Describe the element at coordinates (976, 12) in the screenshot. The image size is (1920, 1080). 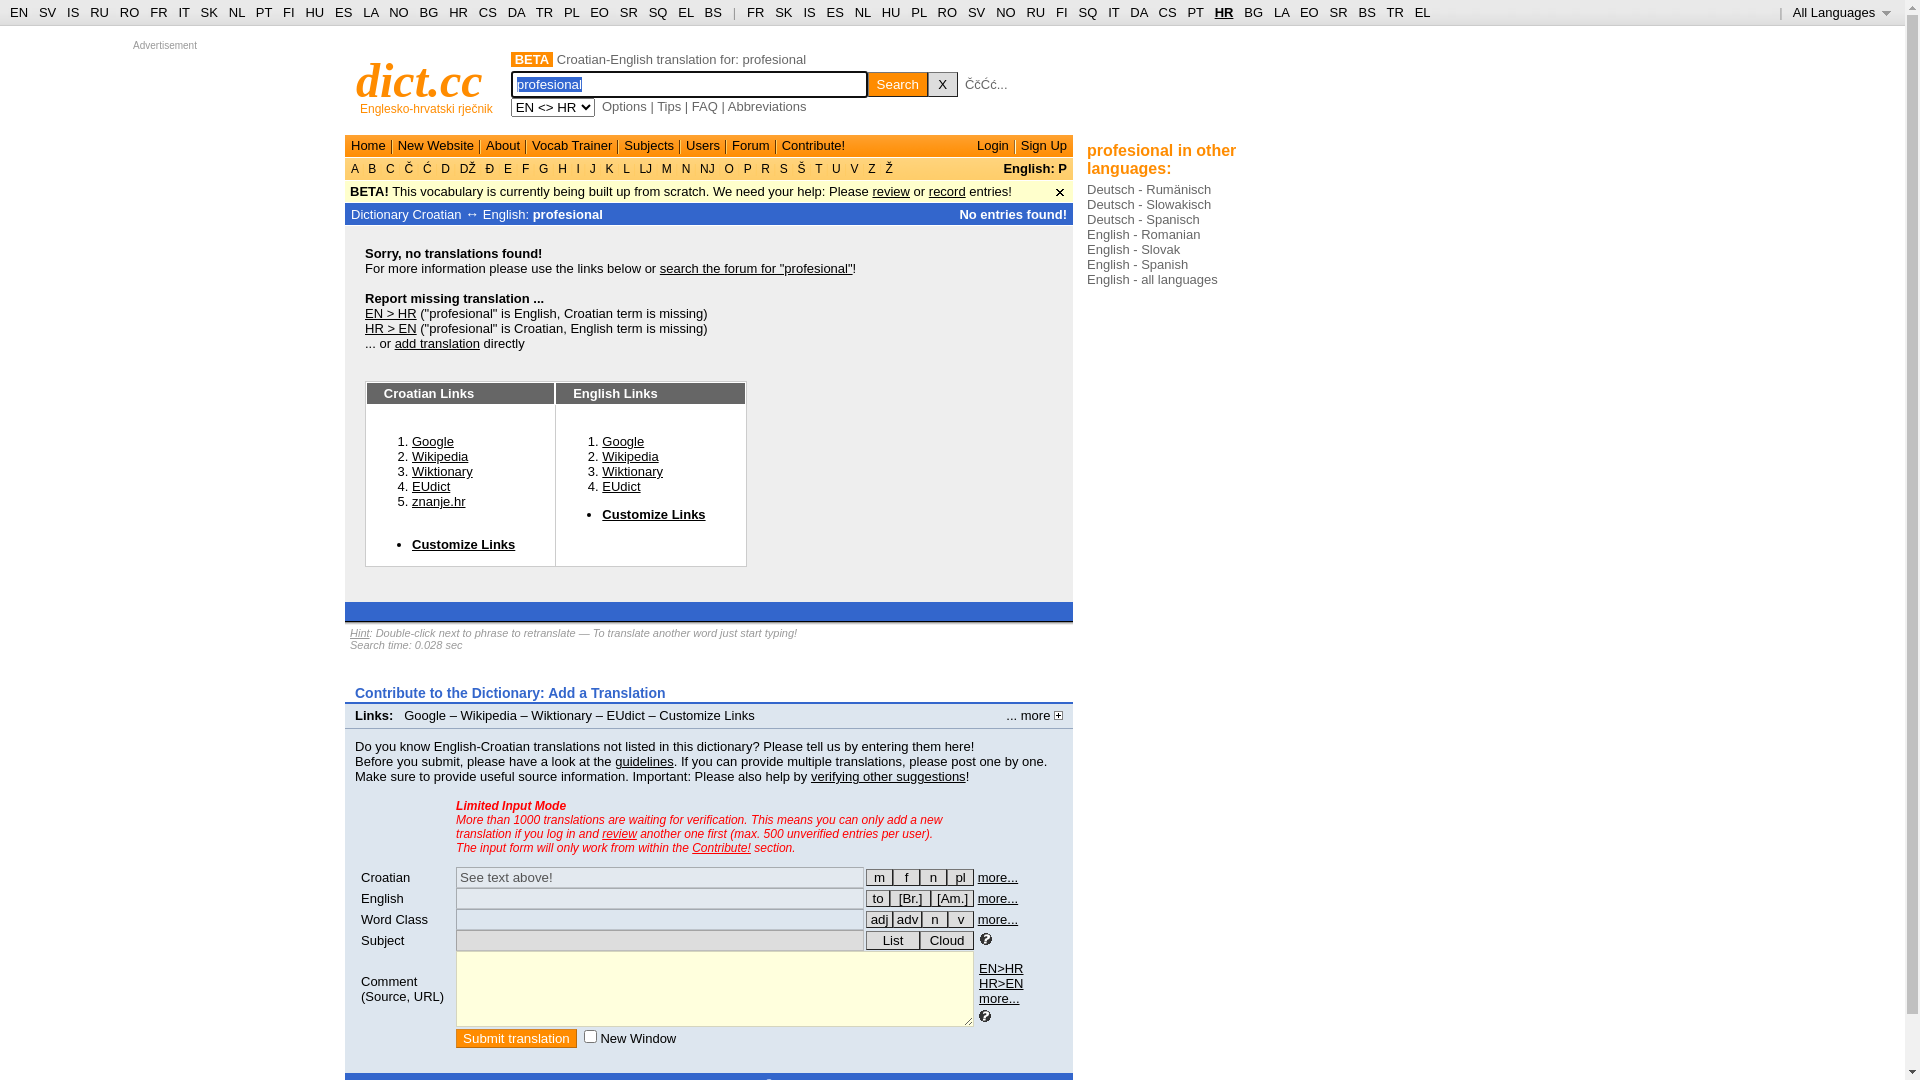
I see `'SV'` at that location.